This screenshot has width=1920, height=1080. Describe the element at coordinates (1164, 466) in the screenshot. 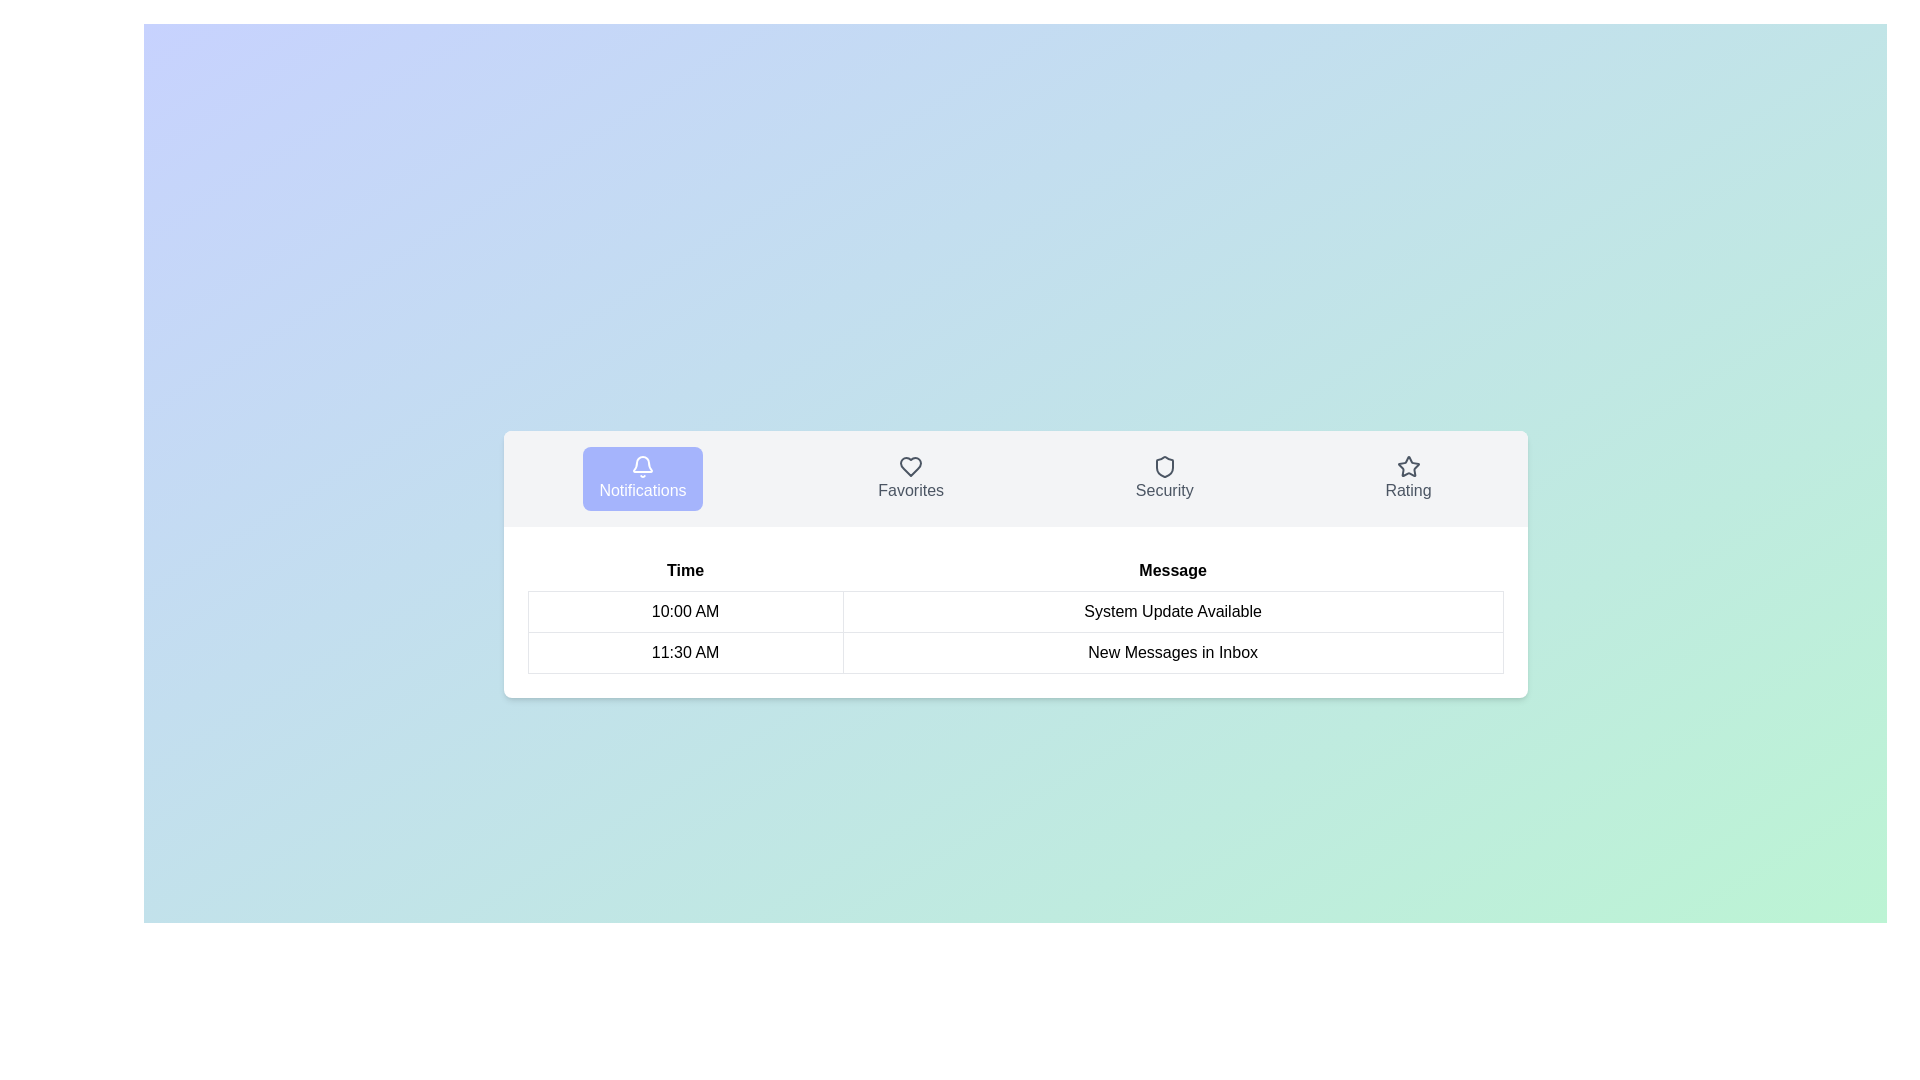

I see `the shield icon in the upper menu bar` at that location.